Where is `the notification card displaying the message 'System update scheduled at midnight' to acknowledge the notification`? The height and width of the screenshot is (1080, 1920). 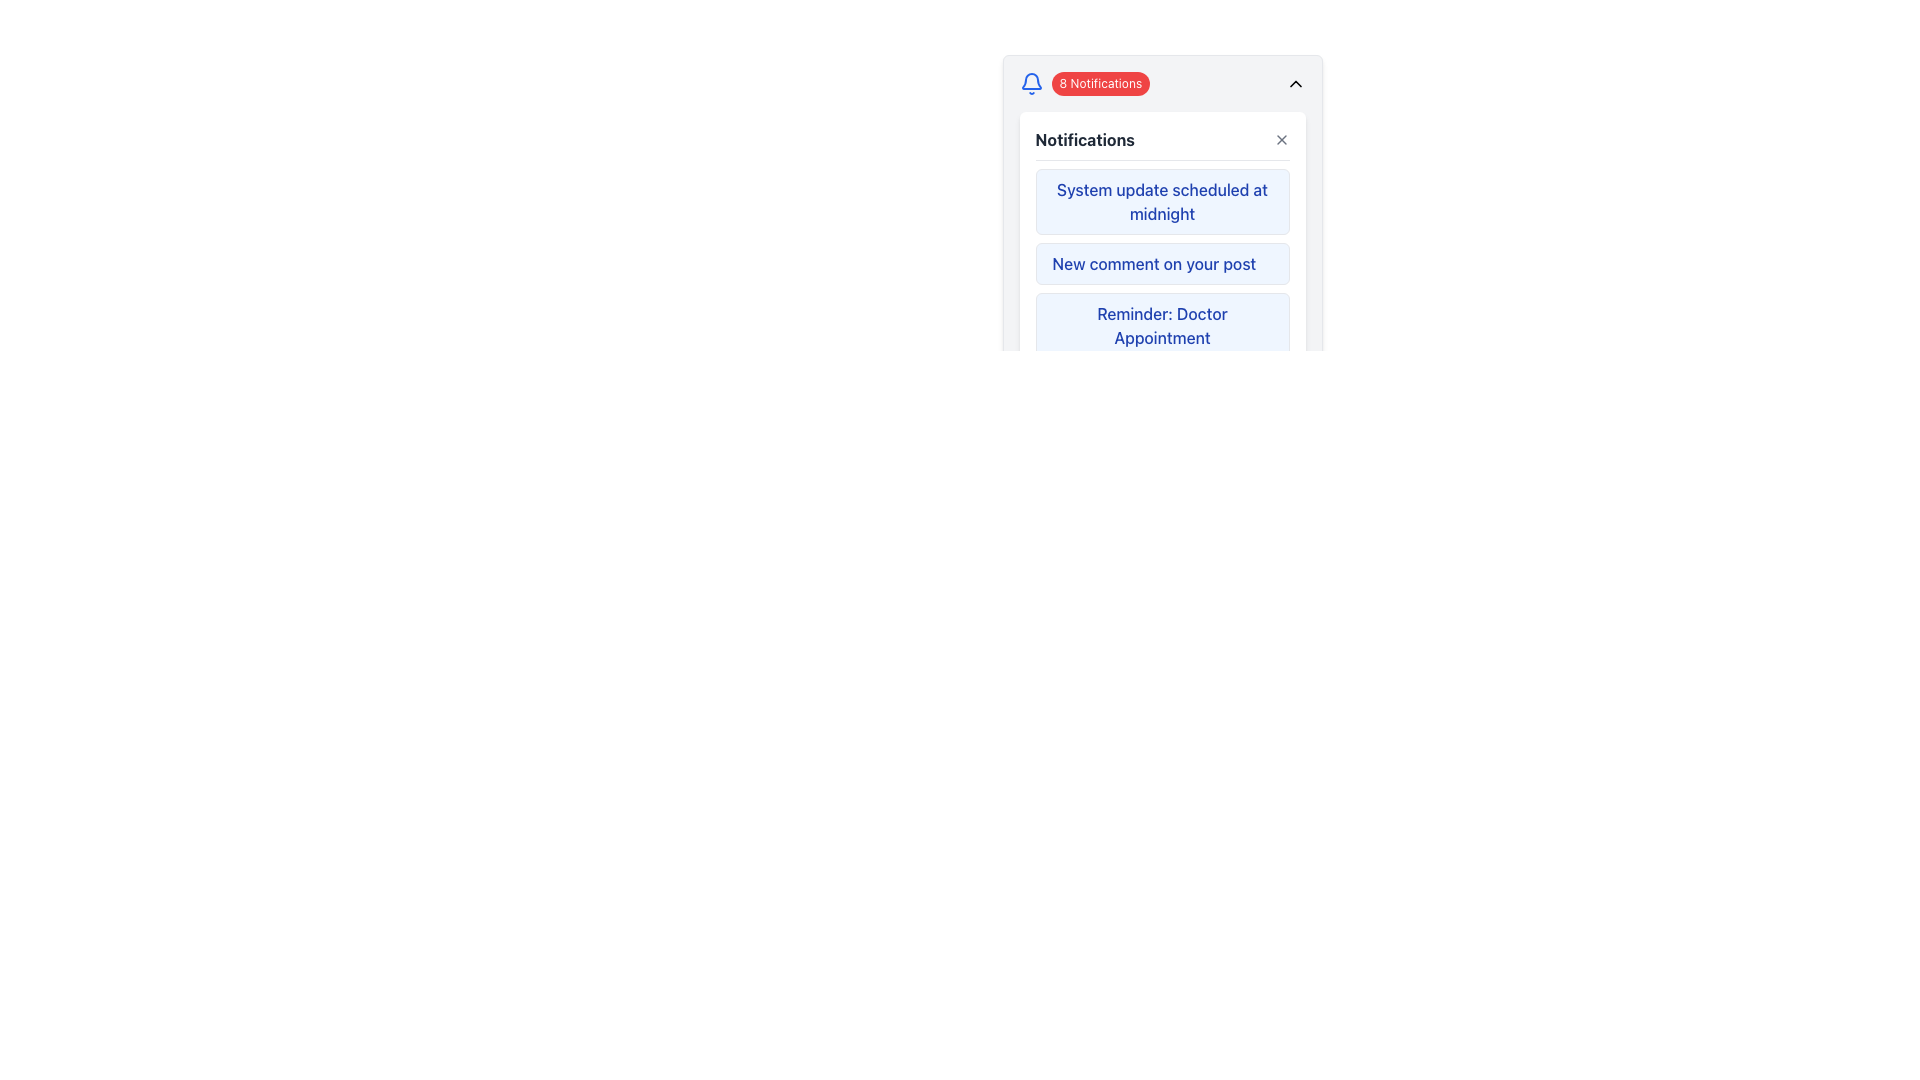
the notification card displaying the message 'System update scheduled at midnight' to acknowledge the notification is located at coordinates (1162, 223).